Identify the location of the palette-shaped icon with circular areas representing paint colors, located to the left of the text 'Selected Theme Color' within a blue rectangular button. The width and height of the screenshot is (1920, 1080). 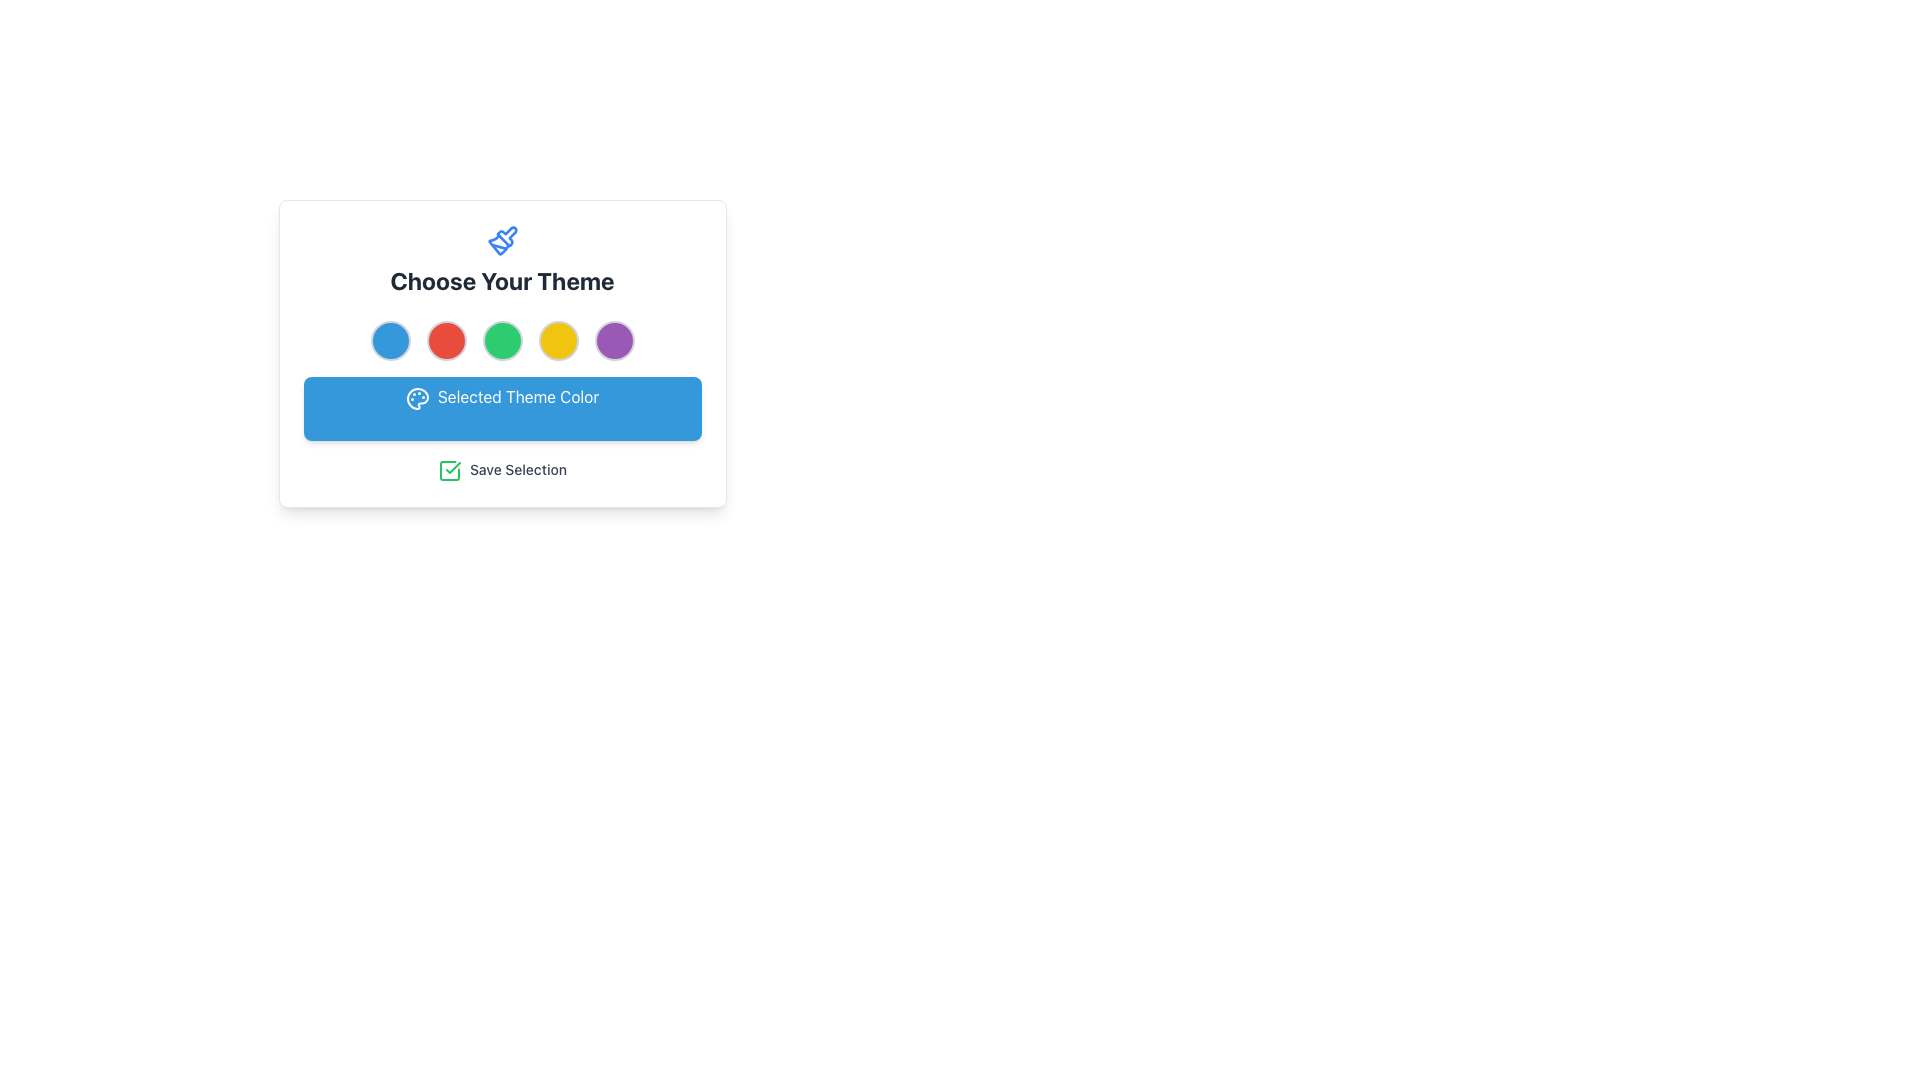
(416, 398).